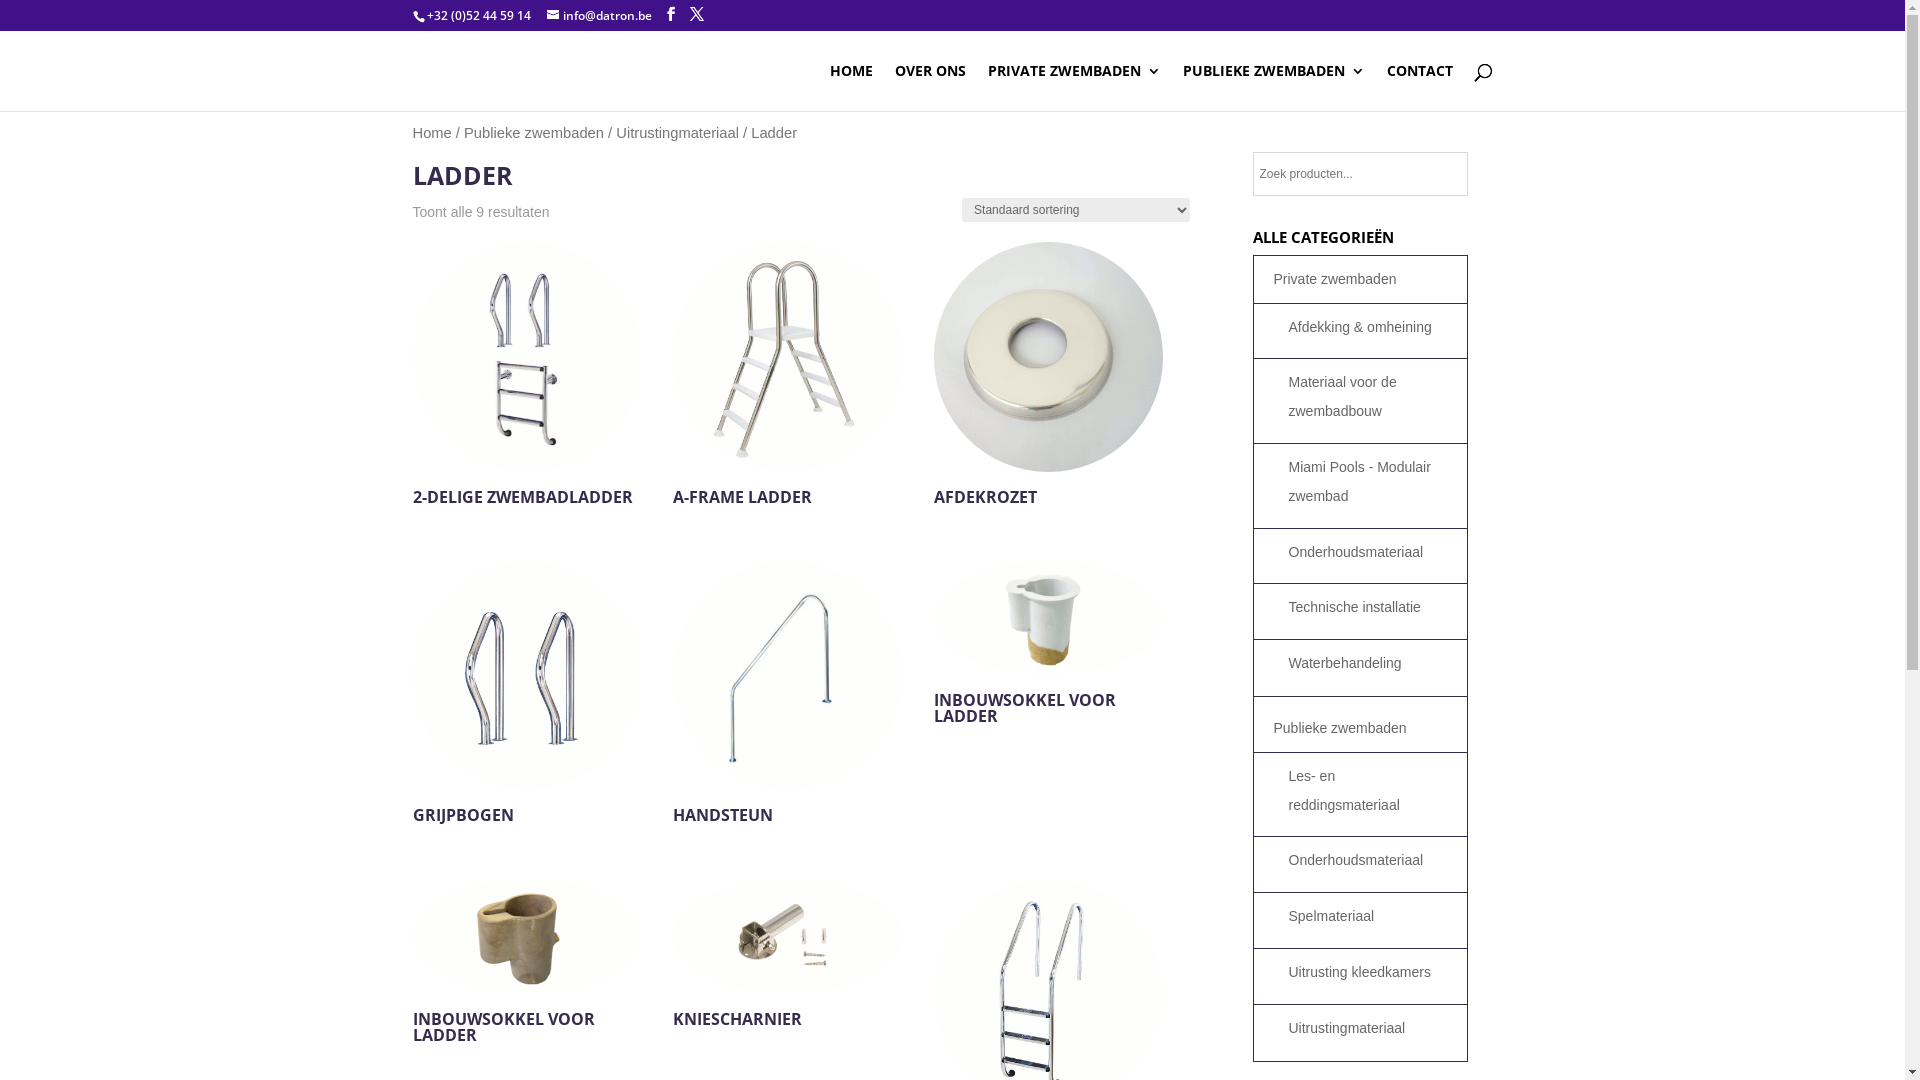 The height and width of the screenshot is (1080, 1920). What do you see at coordinates (1360, 279) in the screenshot?
I see `'Private zwembaden'` at bounding box center [1360, 279].